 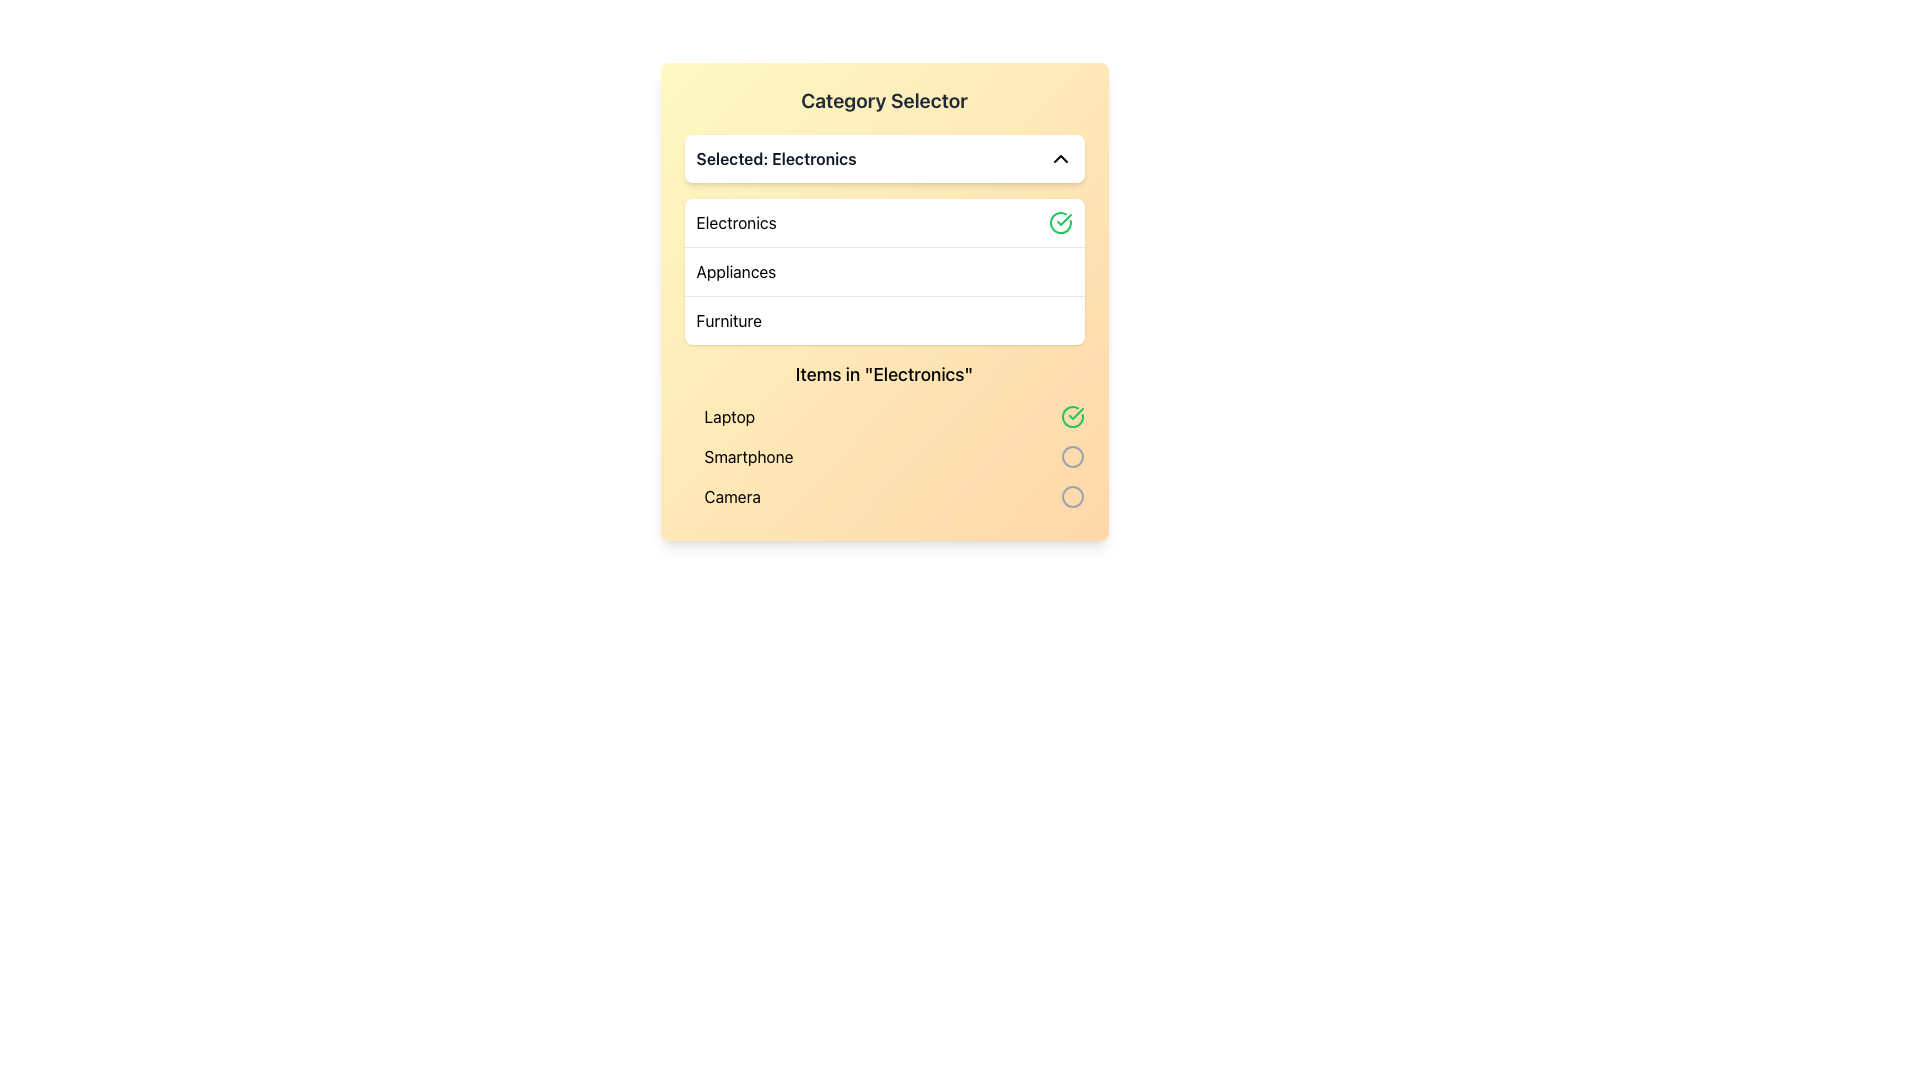 I want to click on the Text Label indicating the category 'Electronics', which is positioned below the category selection menu and above the list of items such as 'Laptop', 'Smartphone', and 'Camera', so click(x=883, y=374).